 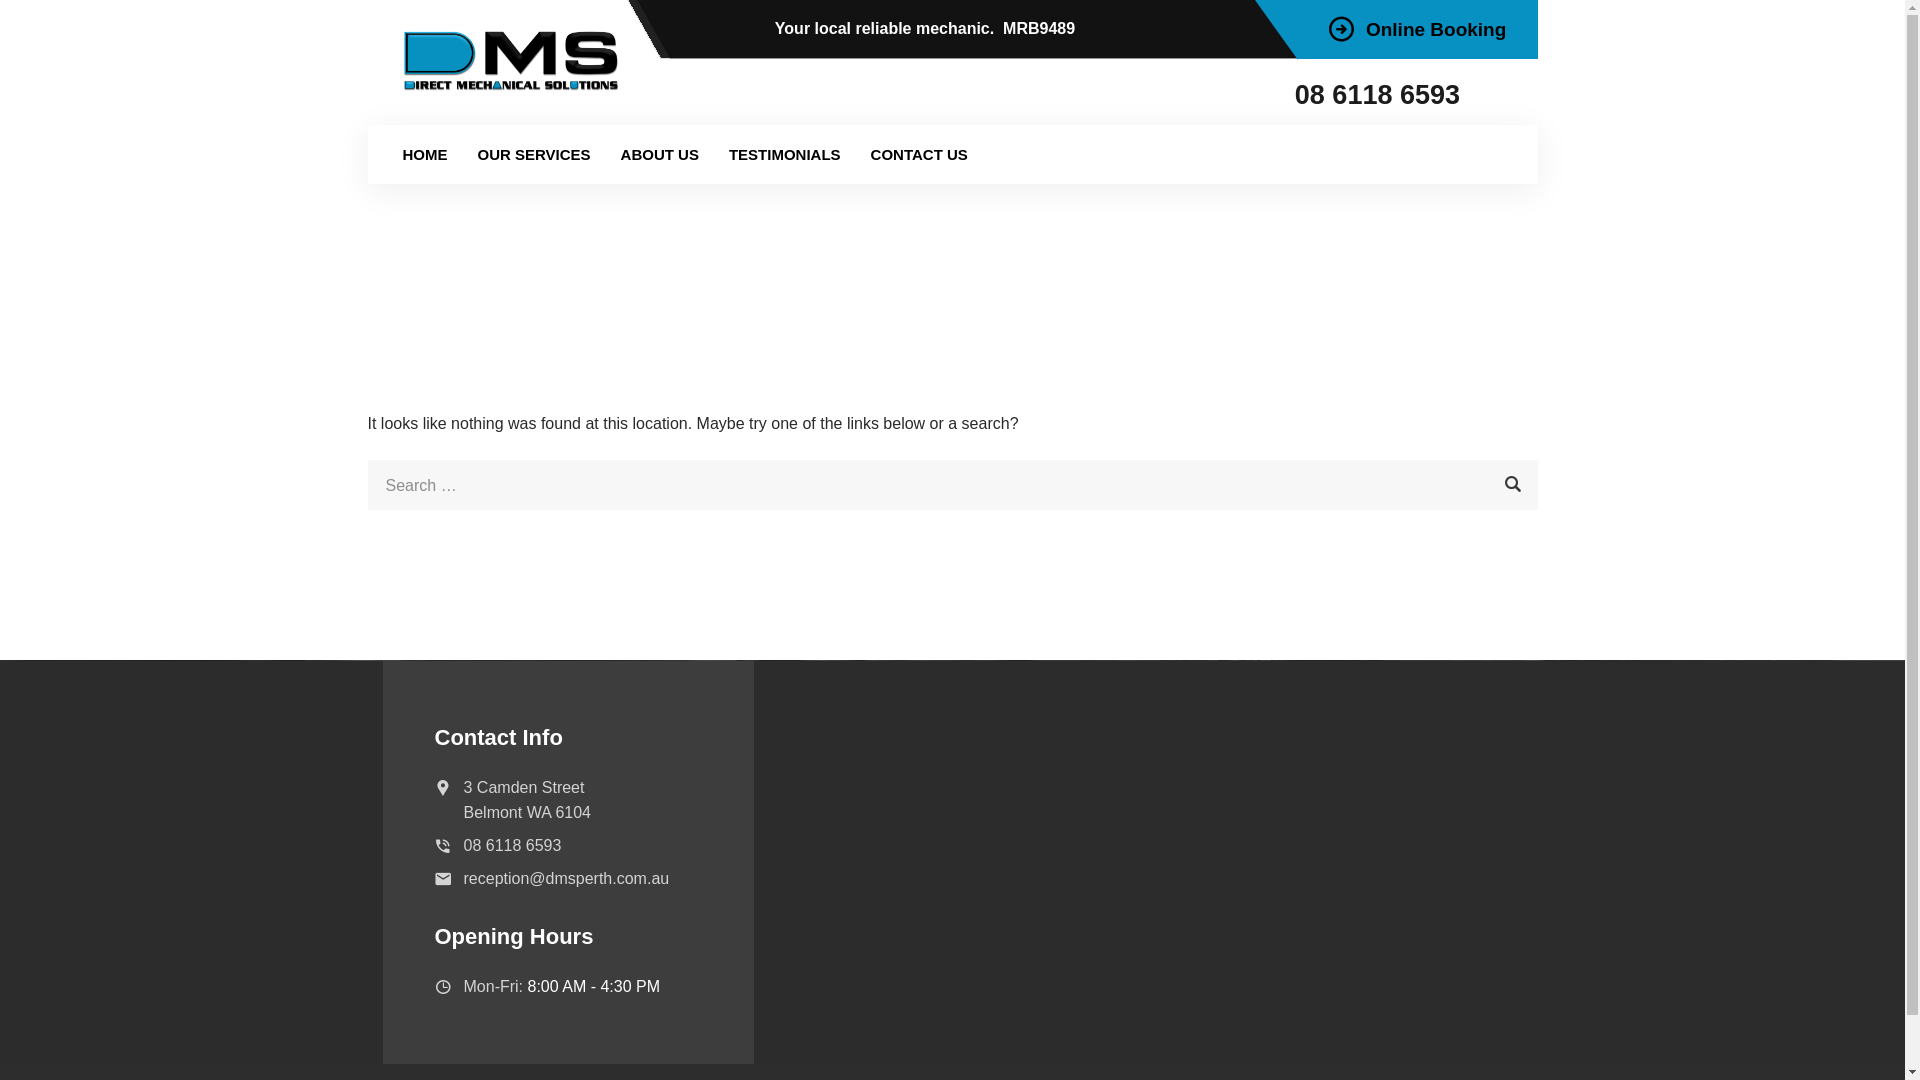 I want to click on 'ABOUT US', so click(x=604, y=153).